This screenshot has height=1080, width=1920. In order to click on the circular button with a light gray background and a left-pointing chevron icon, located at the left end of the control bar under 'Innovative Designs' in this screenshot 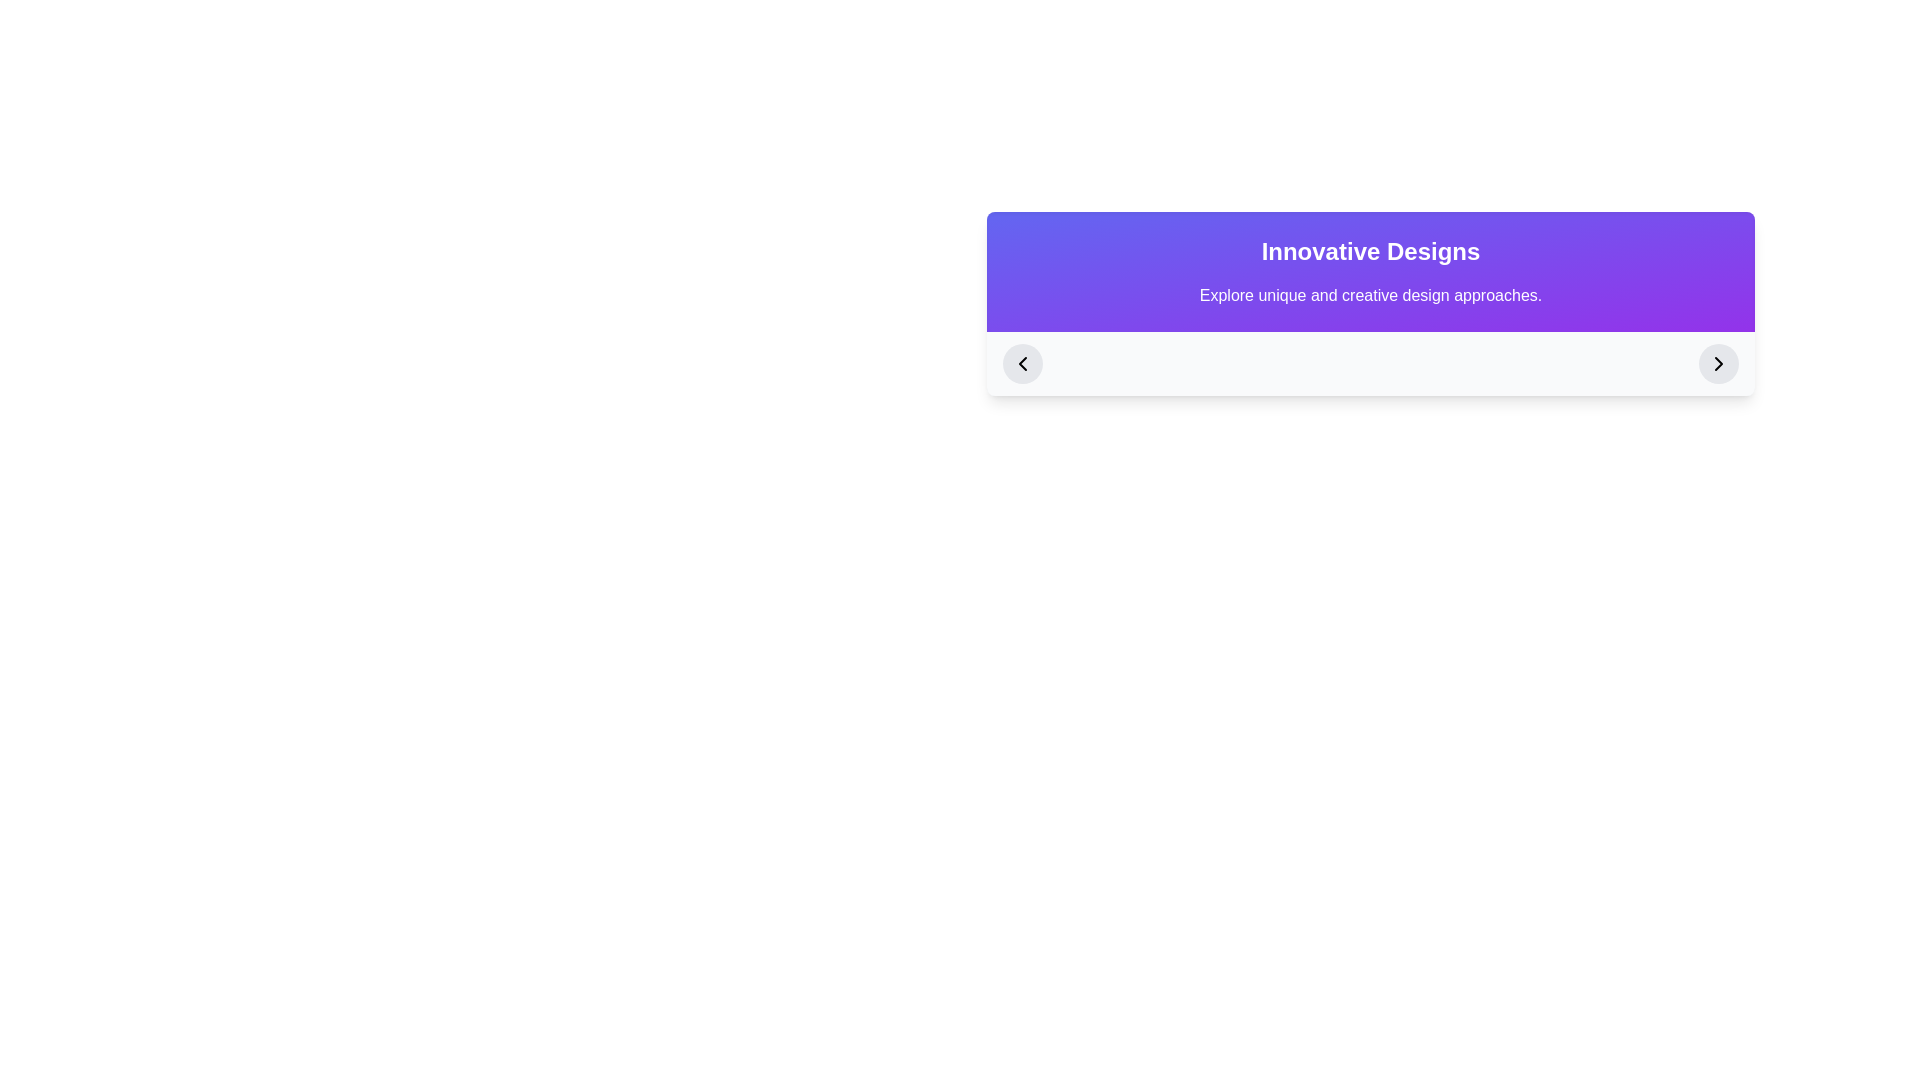, I will do `click(1022, 363)`.